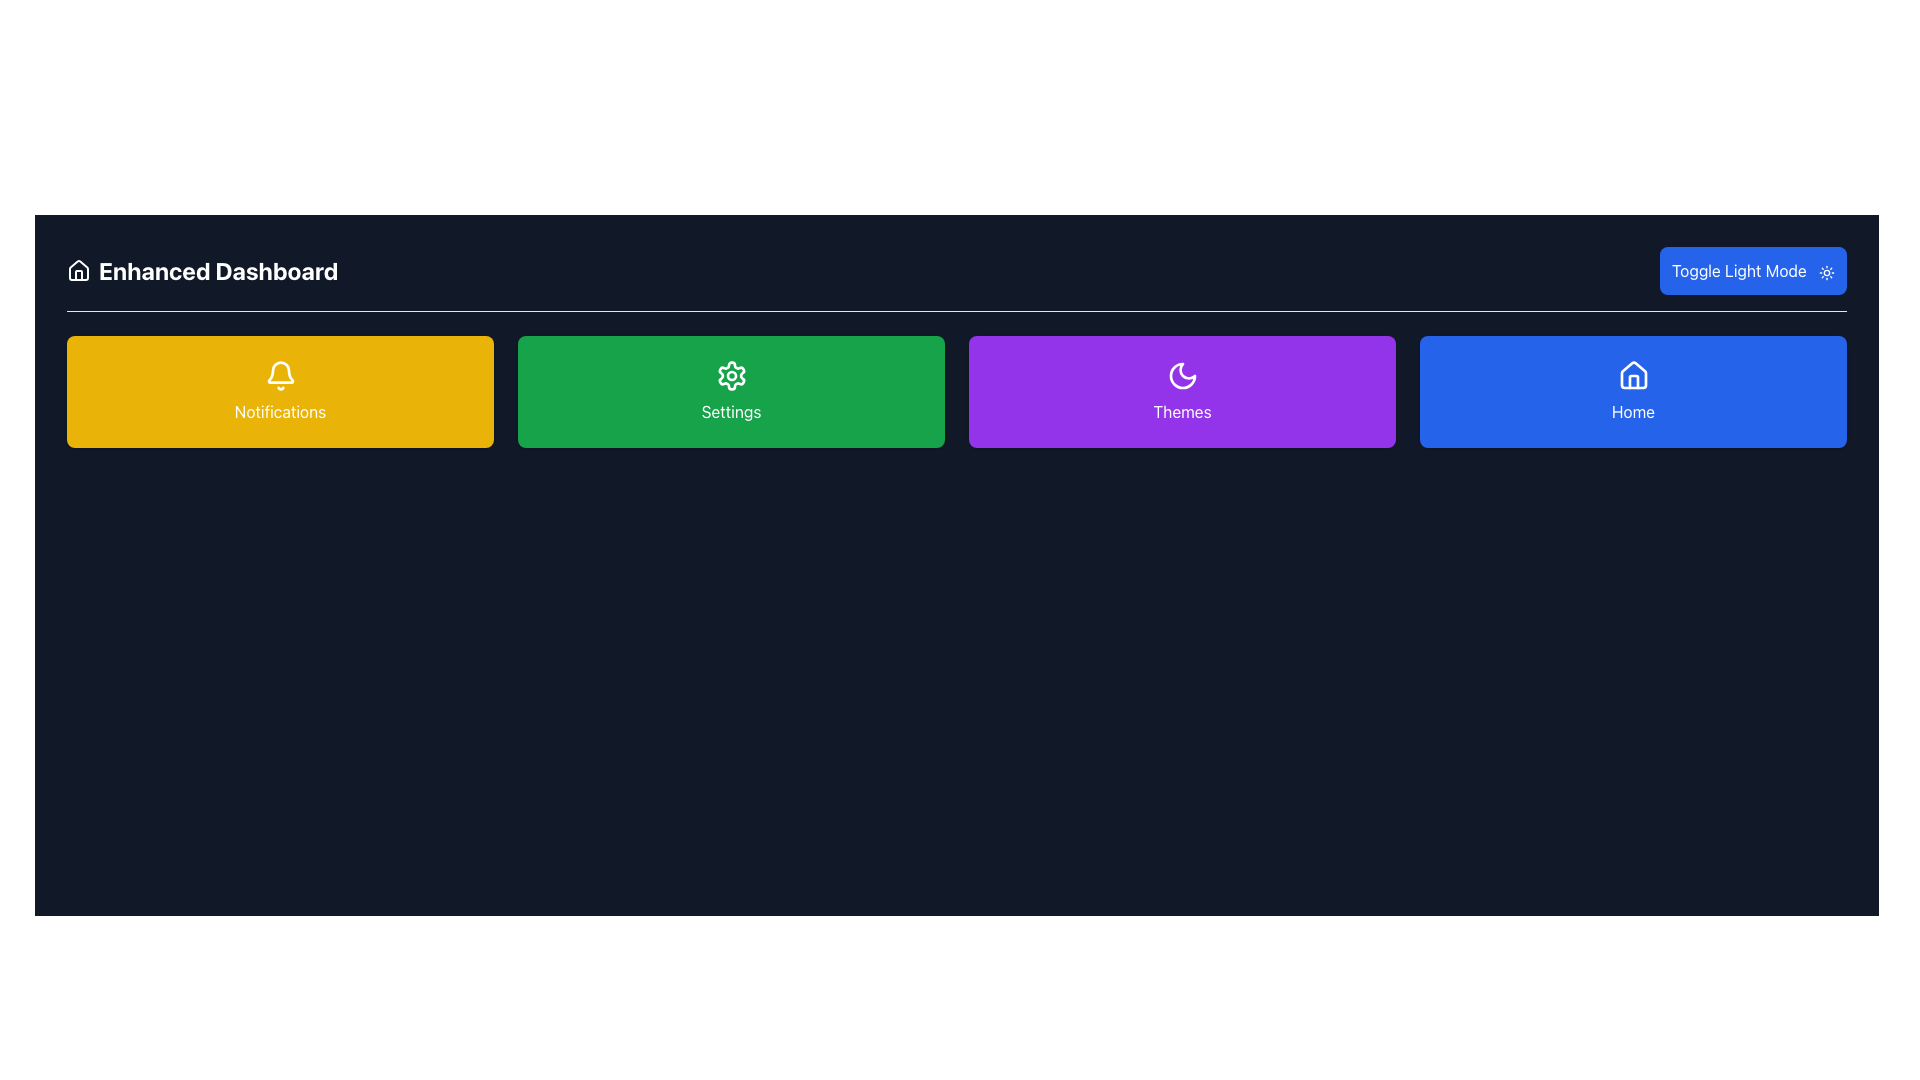  What do you see at coordinates (279, 375) in the screenshot?
I see `the bell-shaped icon inside the yellow 'Notifications' panel for more information` at bounding box center [279, 375].